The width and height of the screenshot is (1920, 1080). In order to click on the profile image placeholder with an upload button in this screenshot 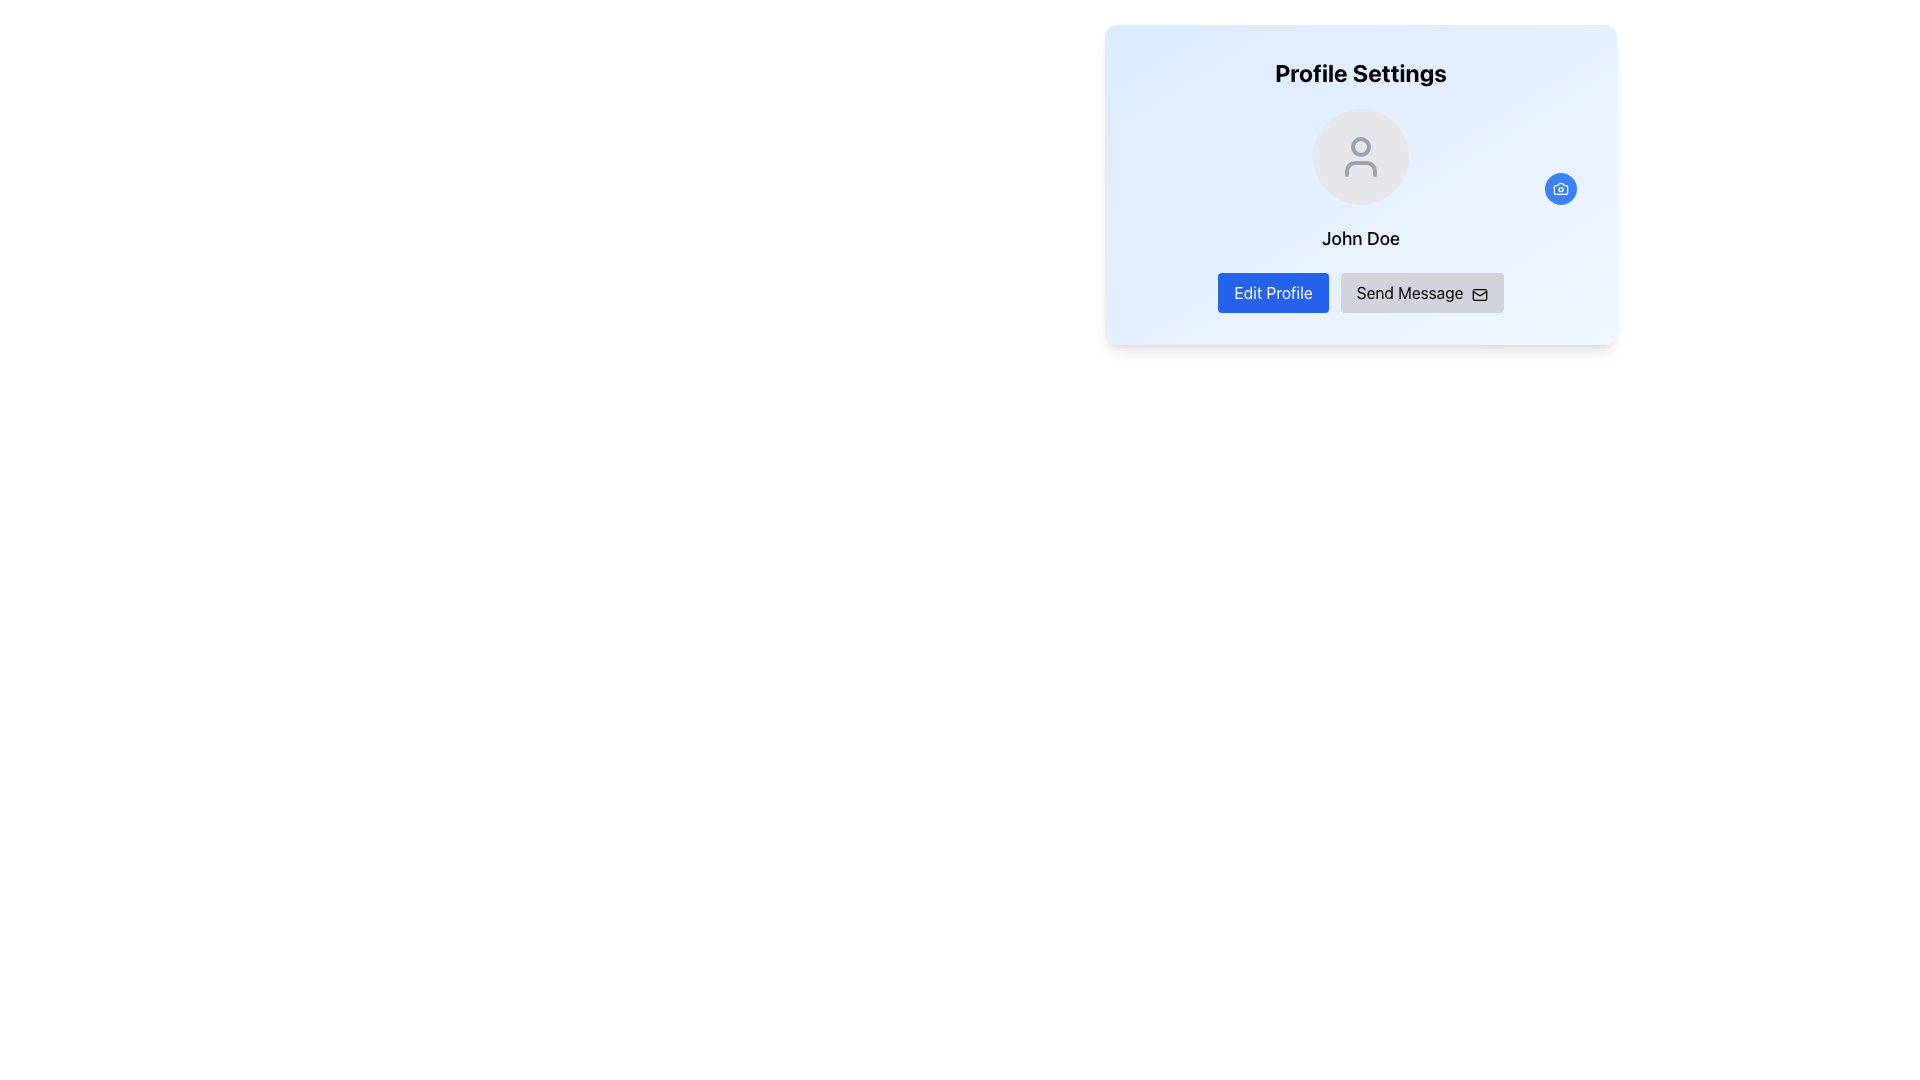, I will do `click(1360, 156)`.